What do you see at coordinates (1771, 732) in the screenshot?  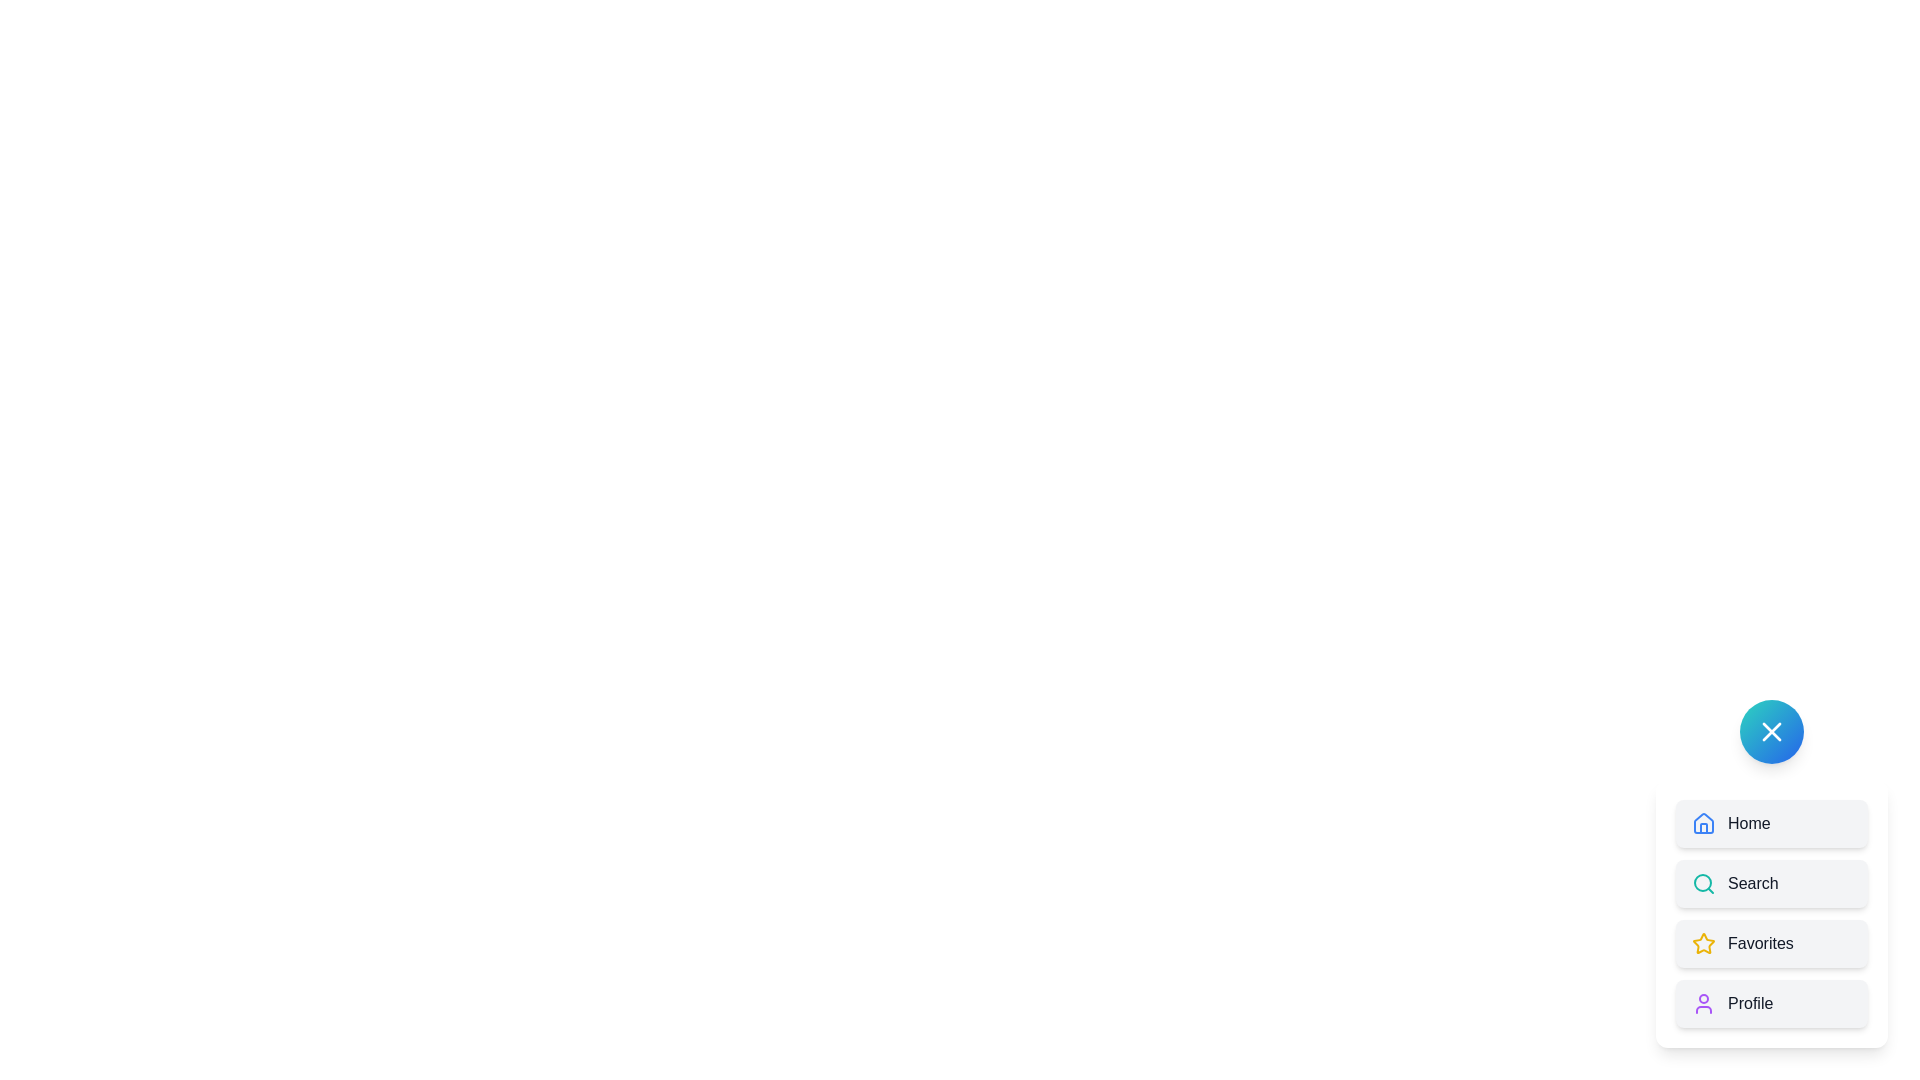 I see `the decorative icon at the center of the circular button located at the top of the vertical menu list, which indicates closure or cancellation functionality` at bounding box center [1771, 732].